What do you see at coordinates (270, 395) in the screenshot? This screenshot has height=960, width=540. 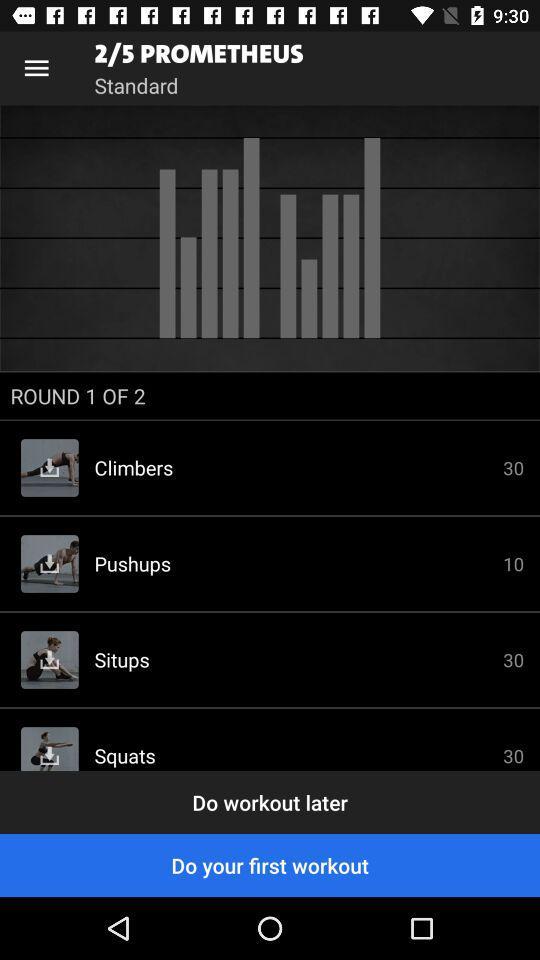 I see `round 1 of` at bounding box center [270, 395].